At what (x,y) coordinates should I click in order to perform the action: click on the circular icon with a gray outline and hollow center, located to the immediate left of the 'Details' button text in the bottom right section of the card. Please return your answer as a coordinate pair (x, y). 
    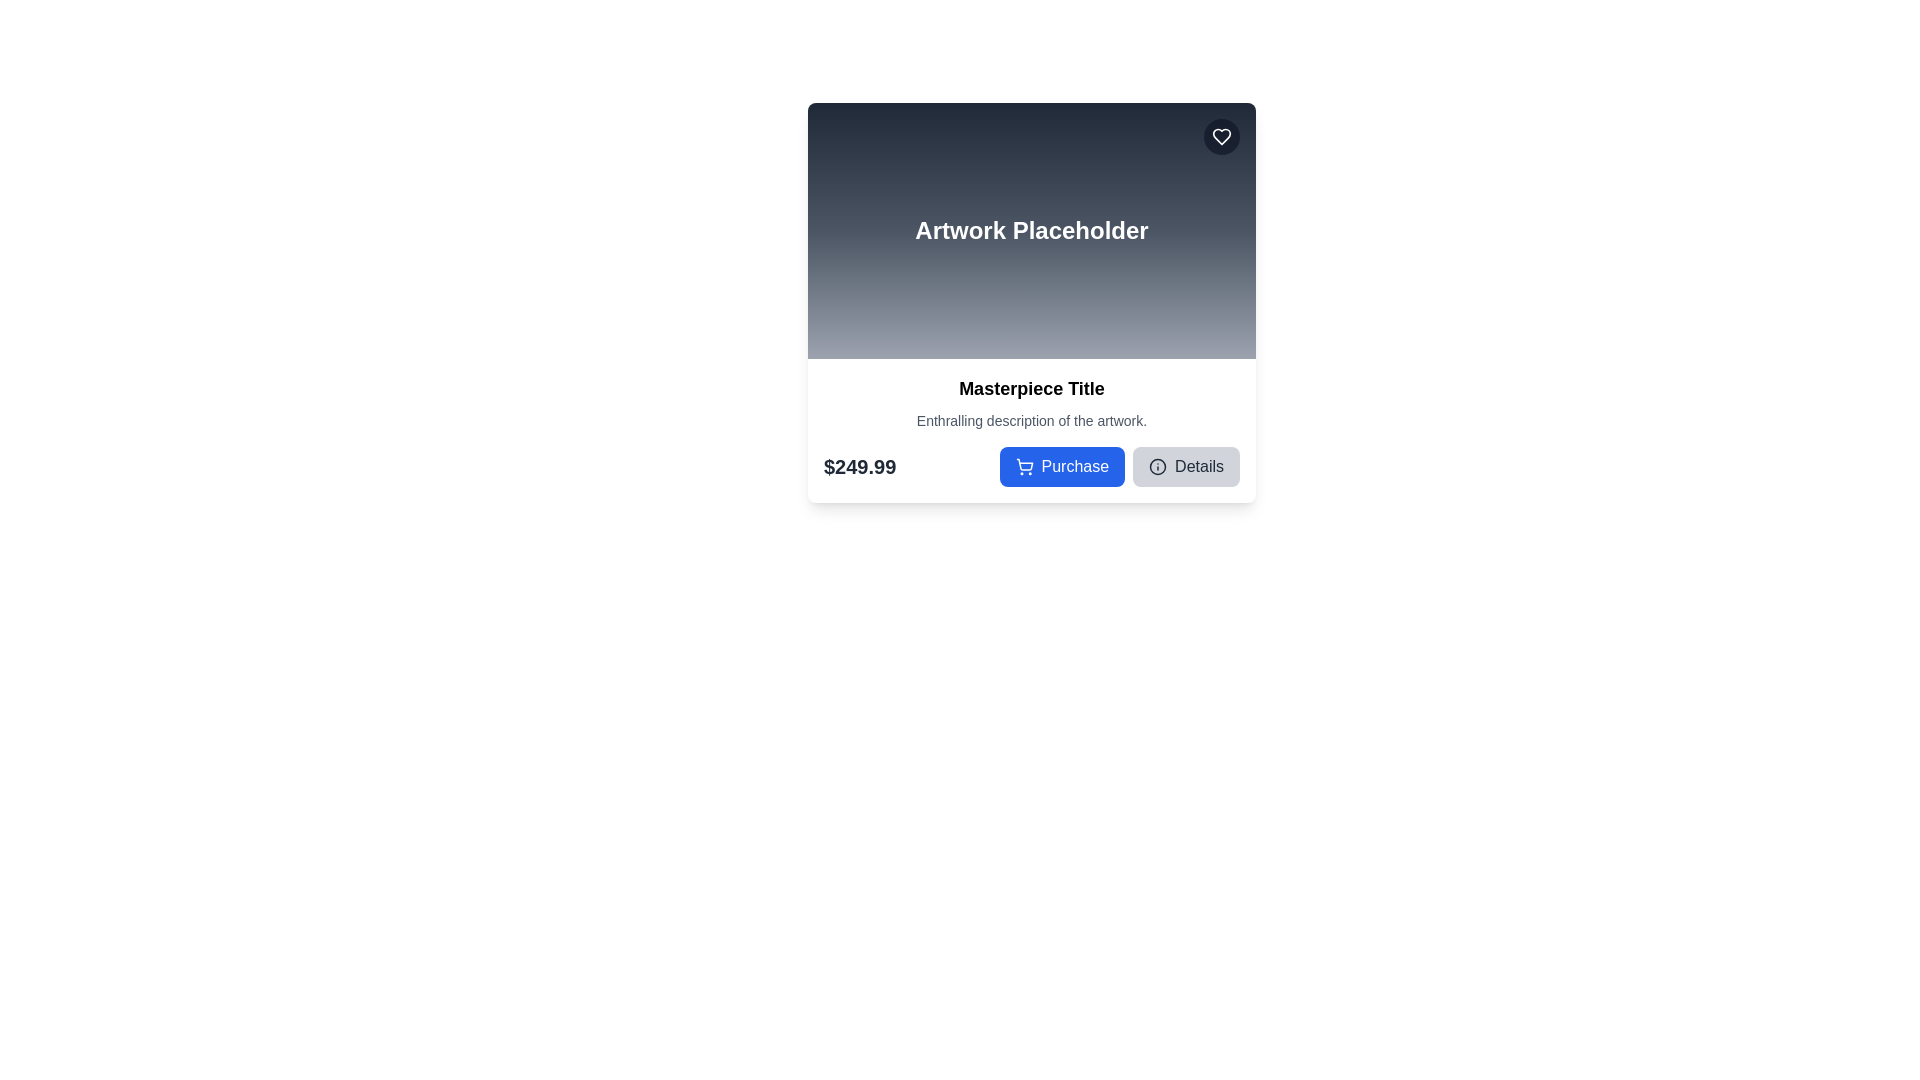
    Looking at the image, I should click on (1158, 466).